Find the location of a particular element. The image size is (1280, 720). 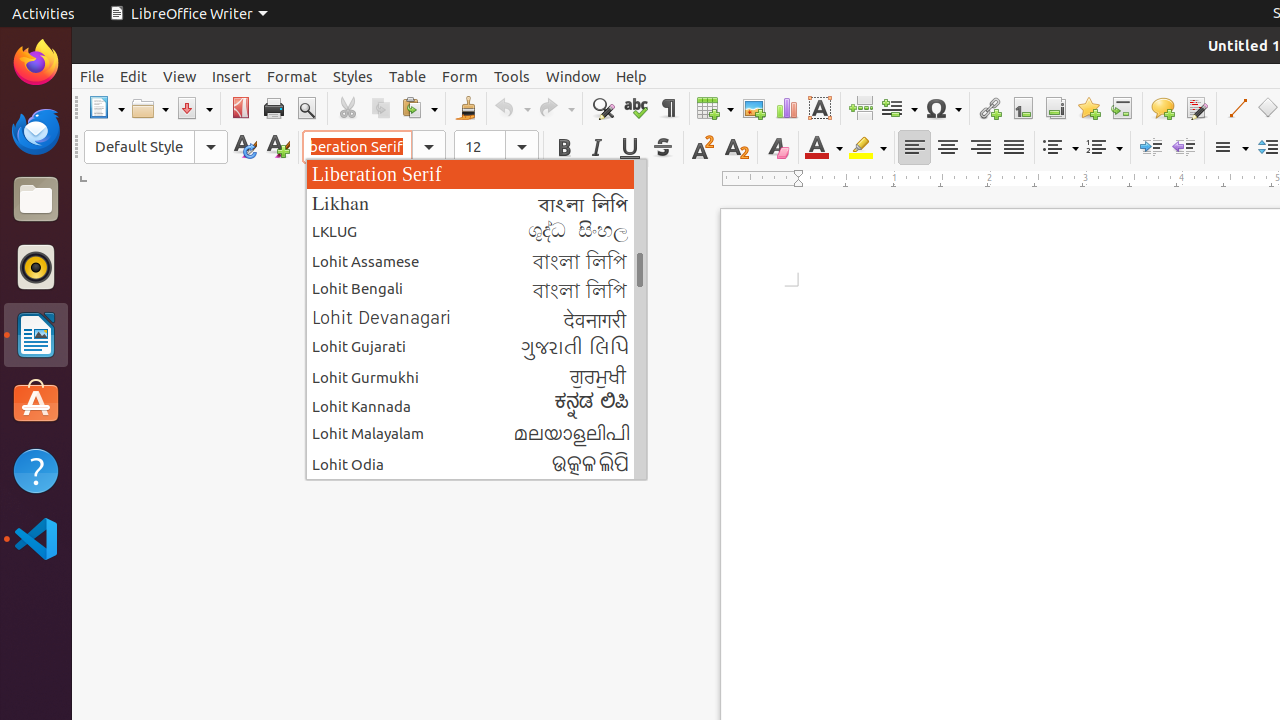

'Liberation Serif' is located at coordinates (475, 172).